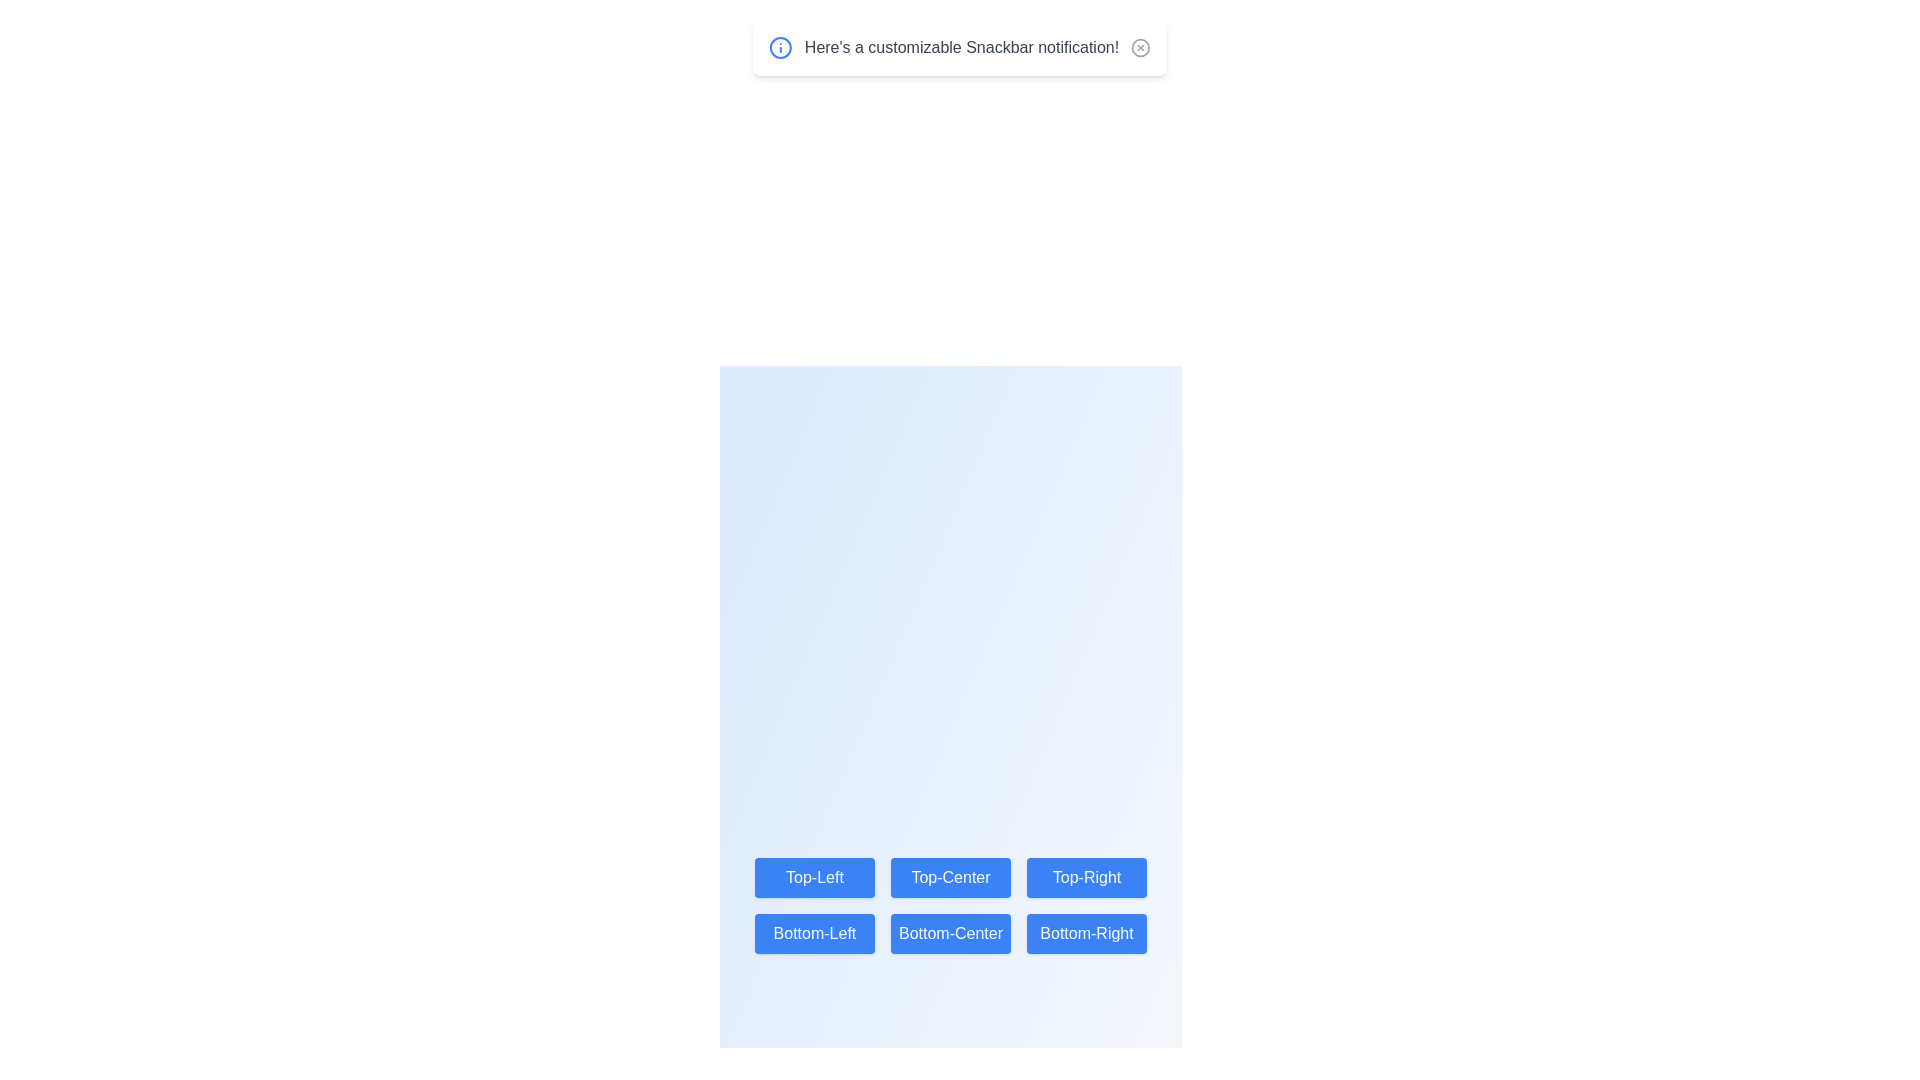 The height and width of the screenshot is (1080, 1920). What do you see at coordinates (1086, 877) in the screenshot?
I see `the button labeled Top-Right to change the Snackbar position` at bounding box center [1086, 877].